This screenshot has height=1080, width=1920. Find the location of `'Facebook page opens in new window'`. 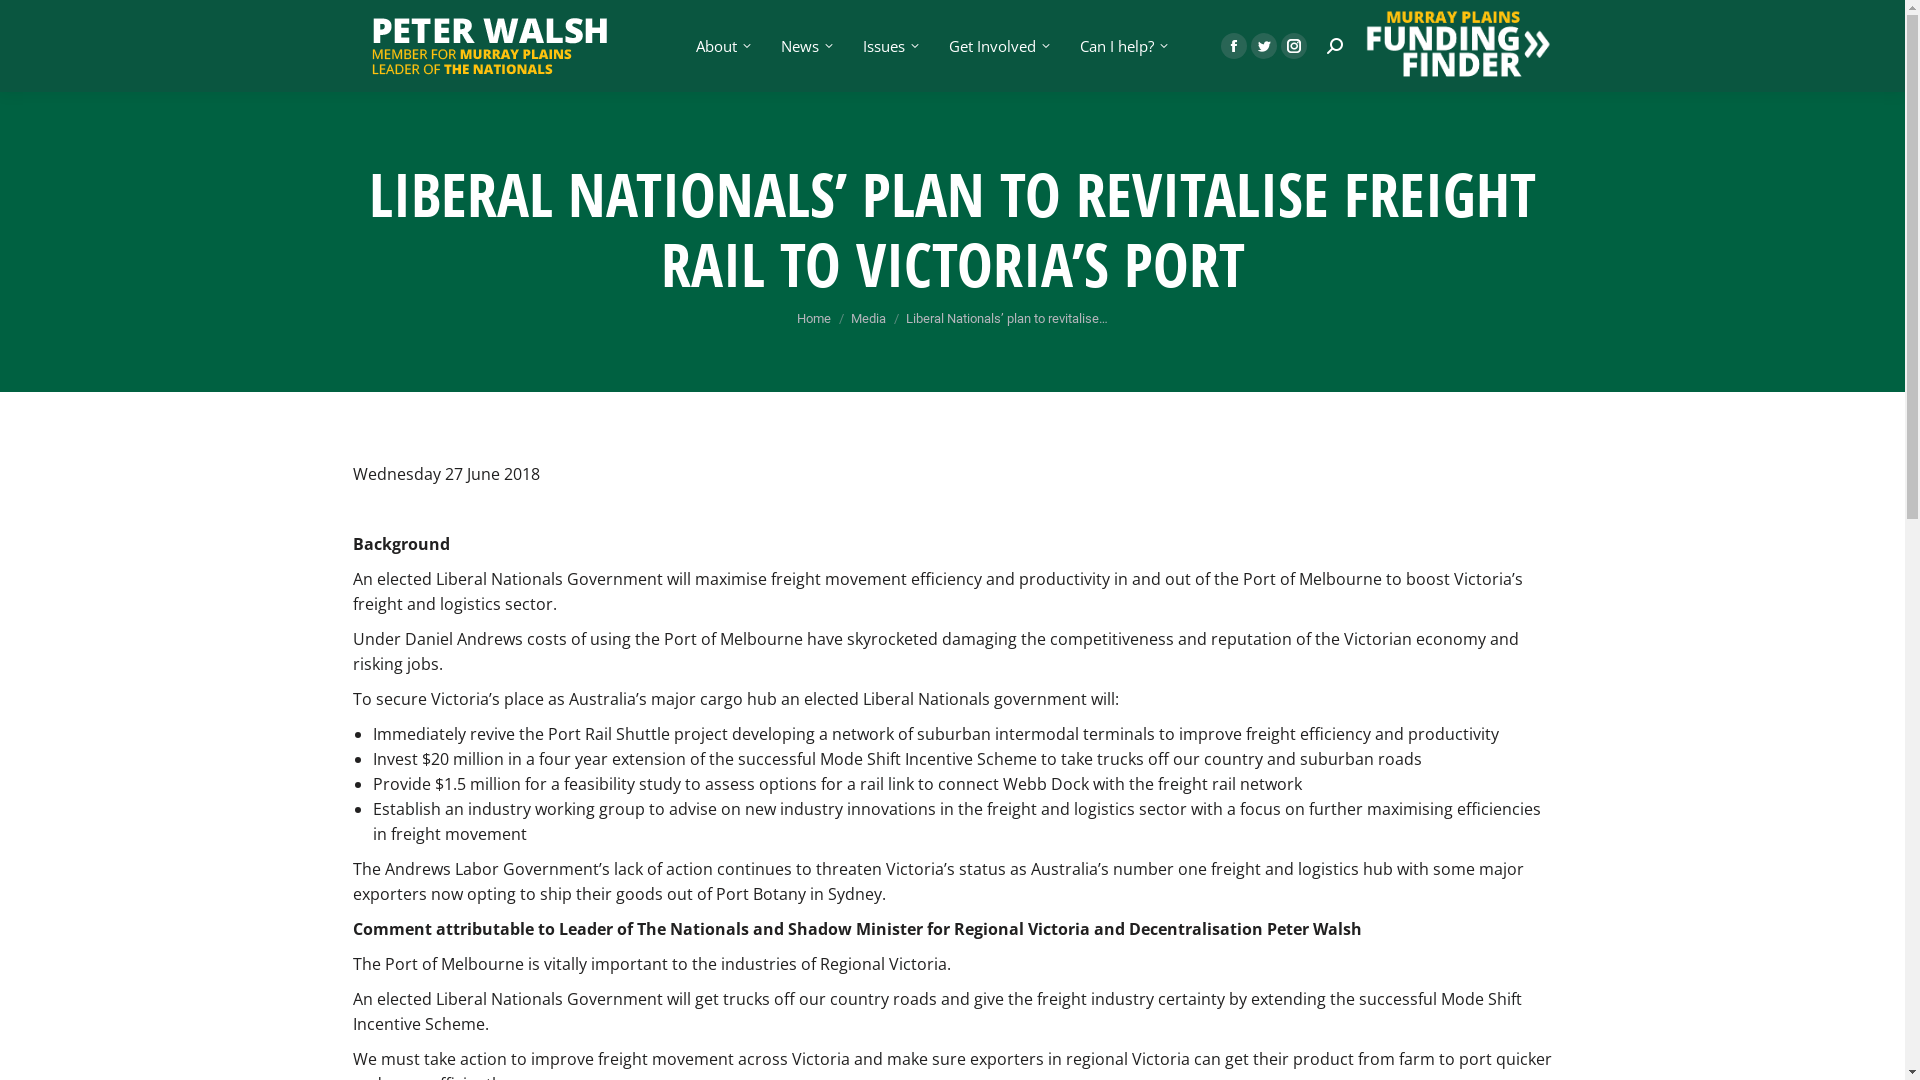

'Facebook page opens in new window' is located at coordinates (1232, 45).